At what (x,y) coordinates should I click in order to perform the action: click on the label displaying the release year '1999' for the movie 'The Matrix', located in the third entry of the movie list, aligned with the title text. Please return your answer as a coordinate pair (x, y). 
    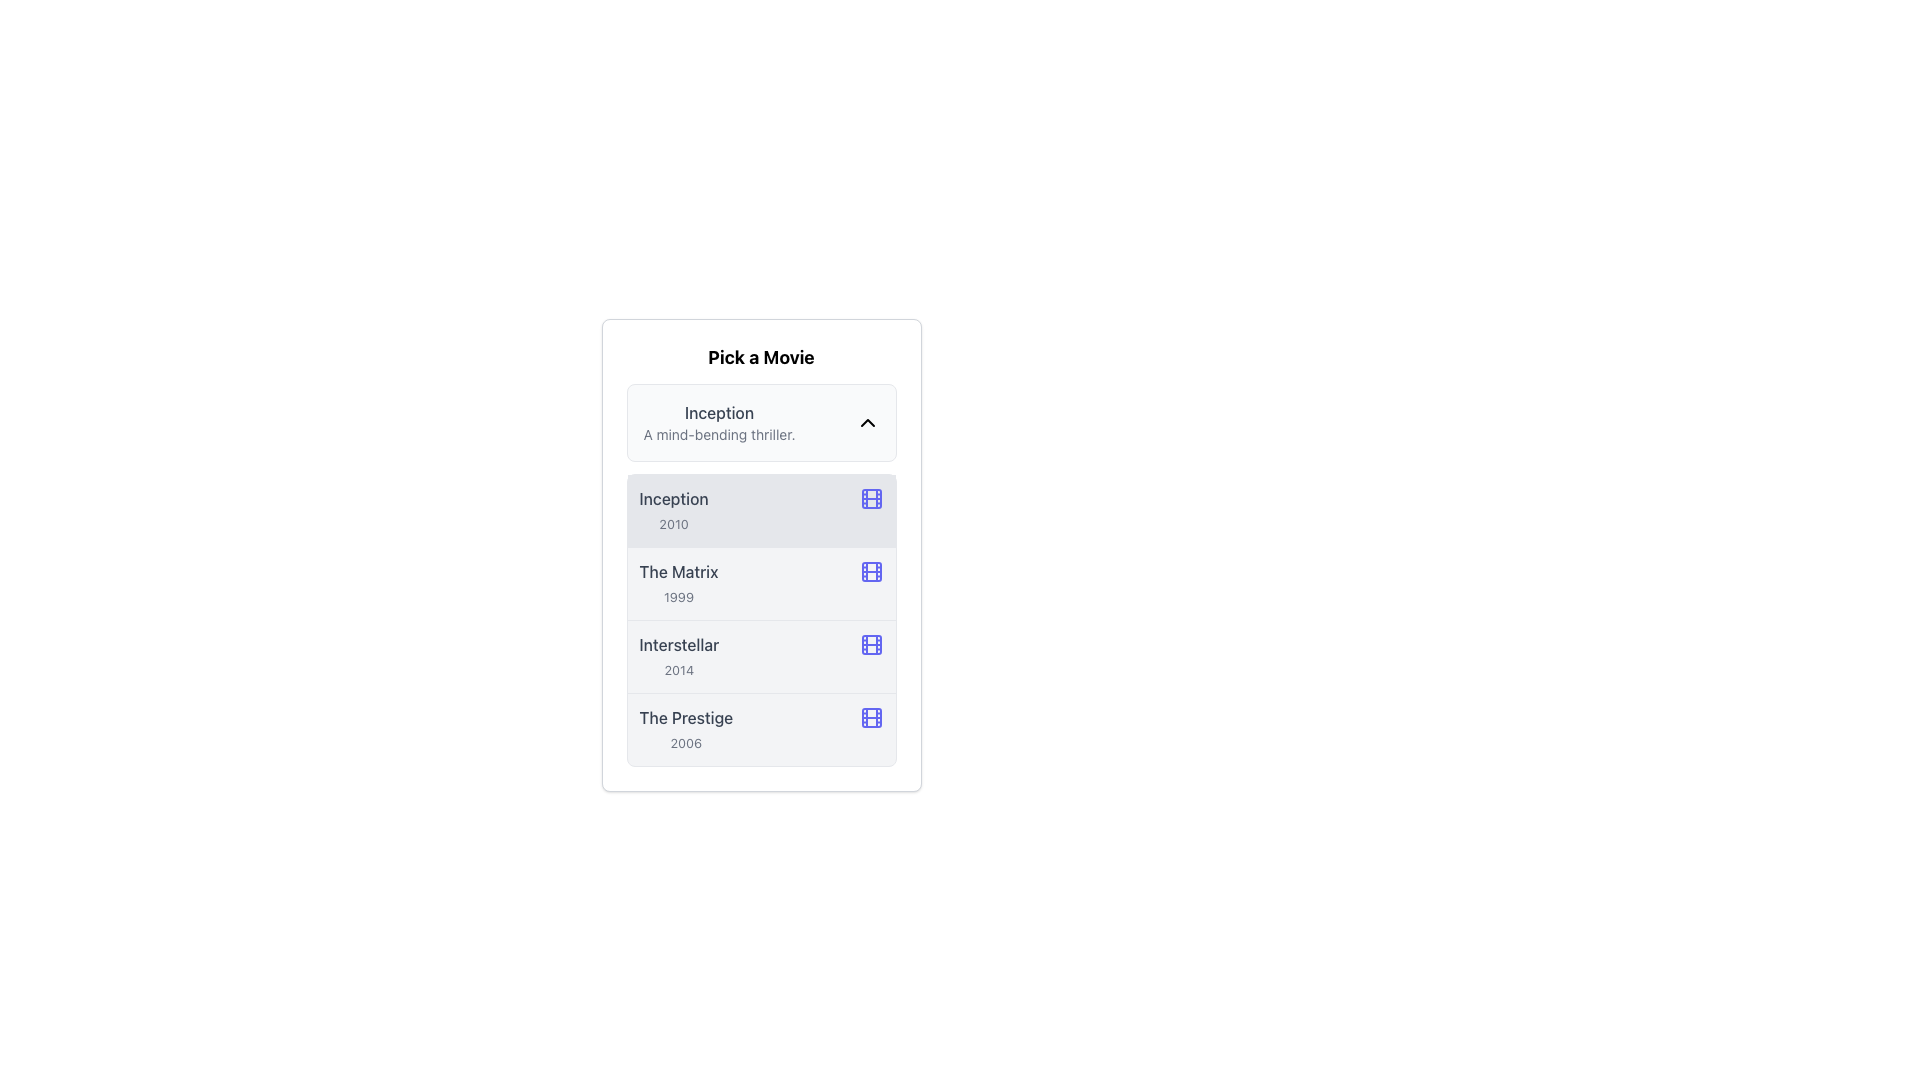
    Looking at the image, I should click on (678, 596).